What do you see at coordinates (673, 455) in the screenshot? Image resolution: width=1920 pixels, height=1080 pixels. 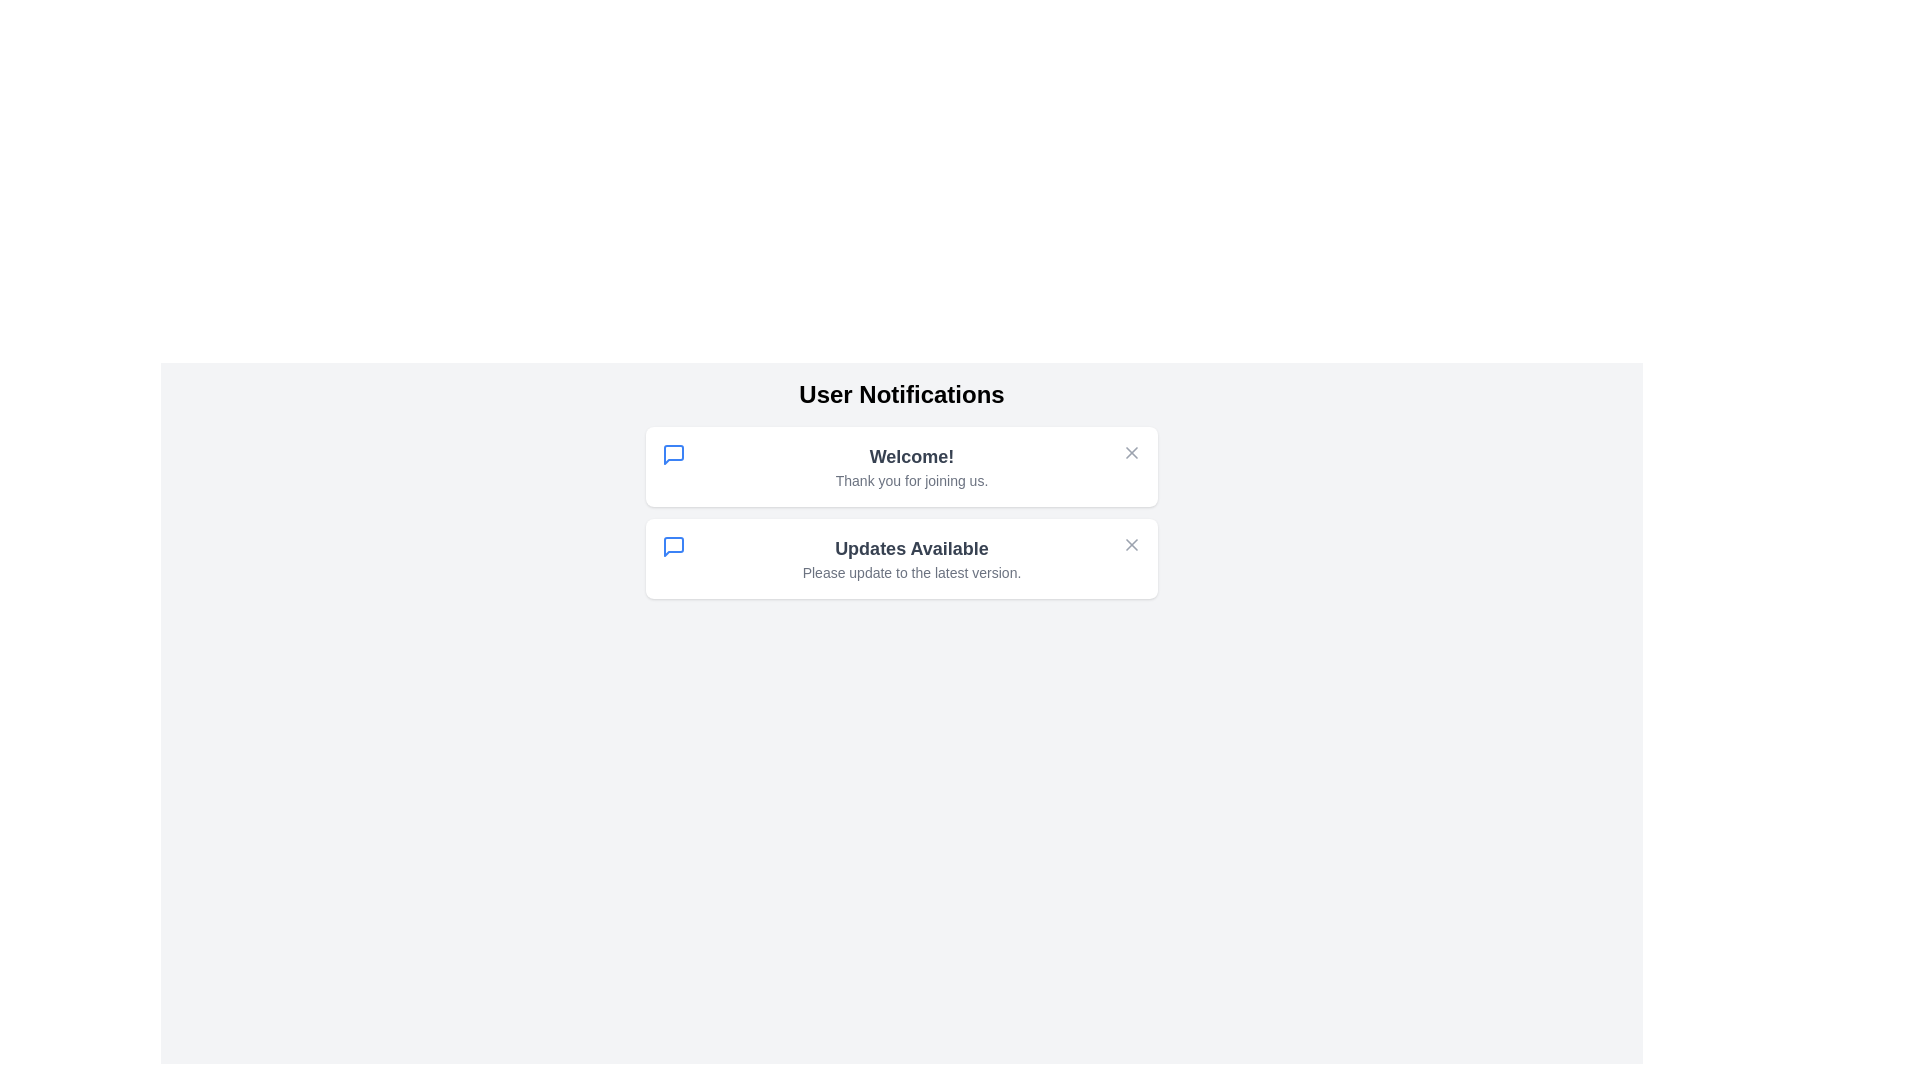 I see `the message notification icon located in the first notification box under the 'User Notifications' heading, which is aligned to the left adjacent to the text content` at bounding box center [673, 455].